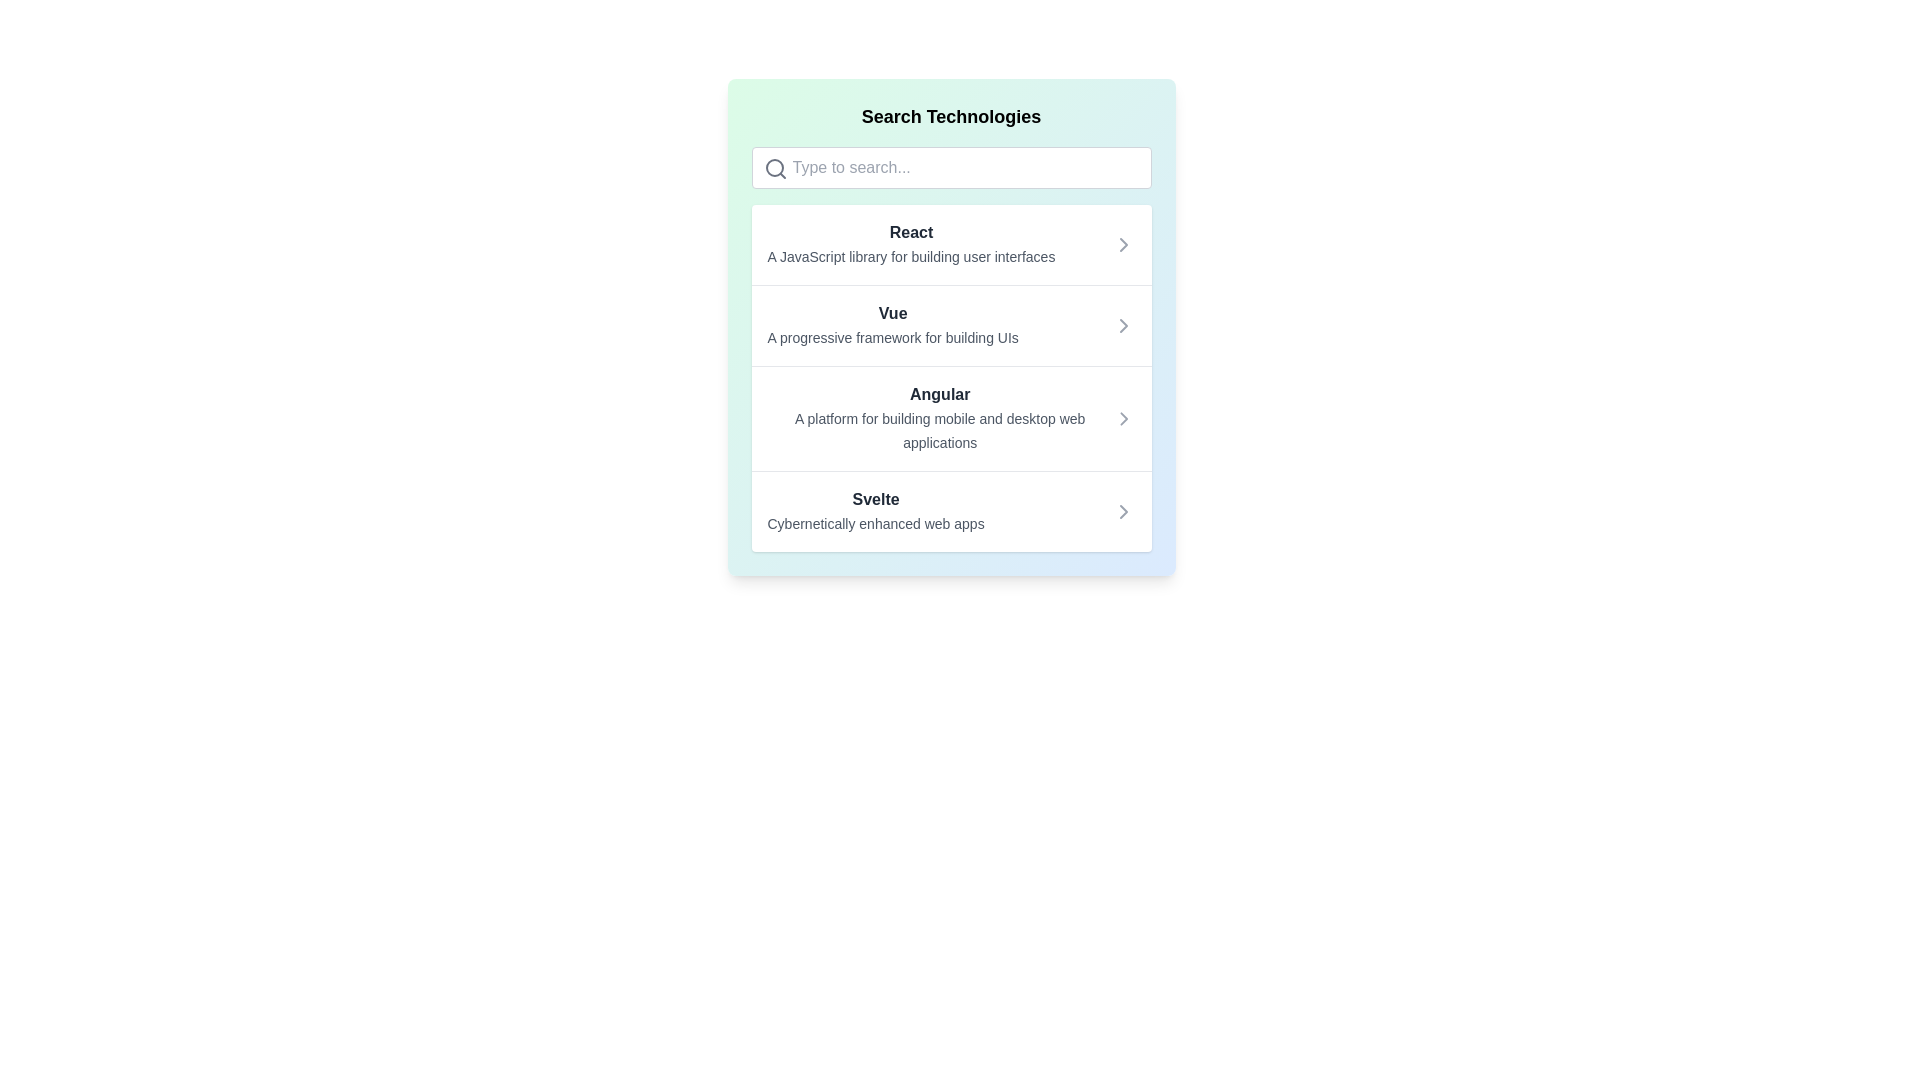  Describe the element at coordinates (950, 378) in the screenshot. I see `the third item in the vertical list of JavaScript frameworks, which is located between the 'Vue' and 'Svelte' entries` at that location.